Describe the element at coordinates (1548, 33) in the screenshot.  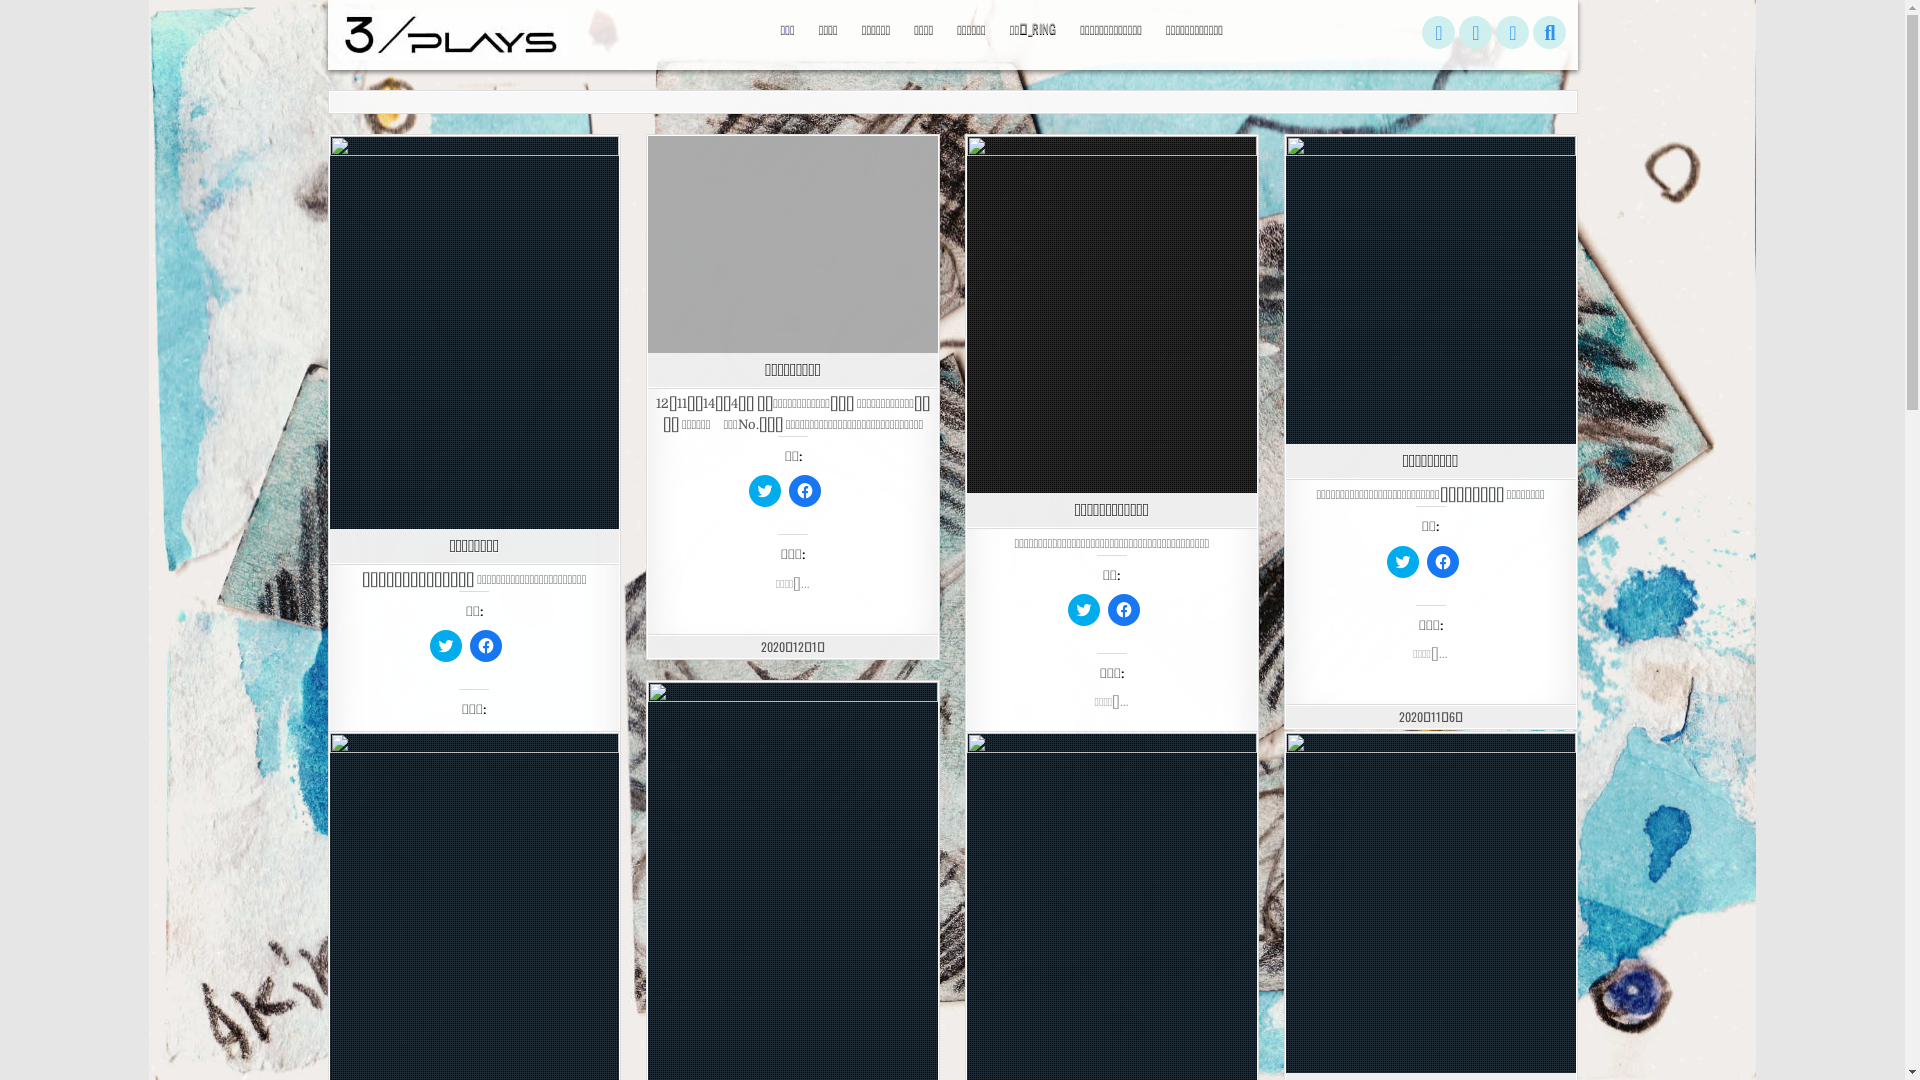
I see `'Search'` at that location.